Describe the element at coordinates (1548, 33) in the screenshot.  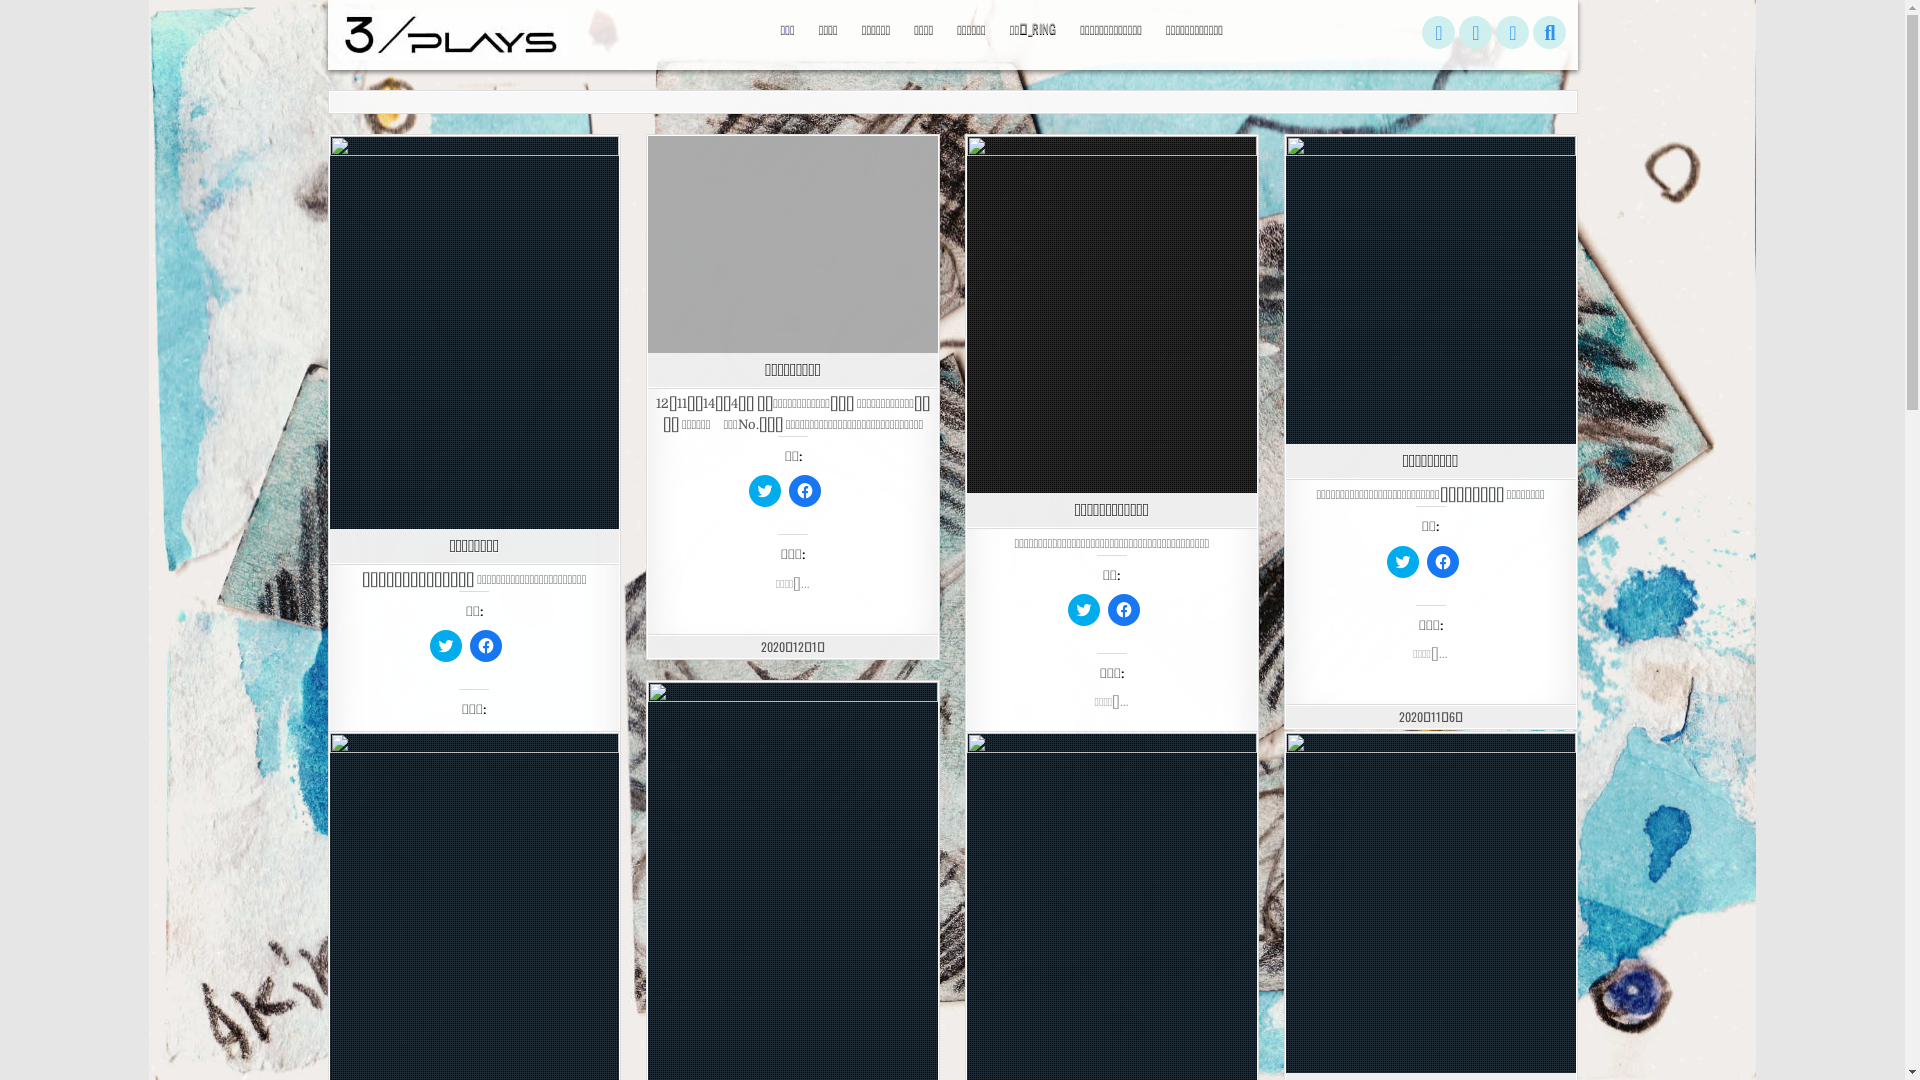
I see `'Search'` at that location.